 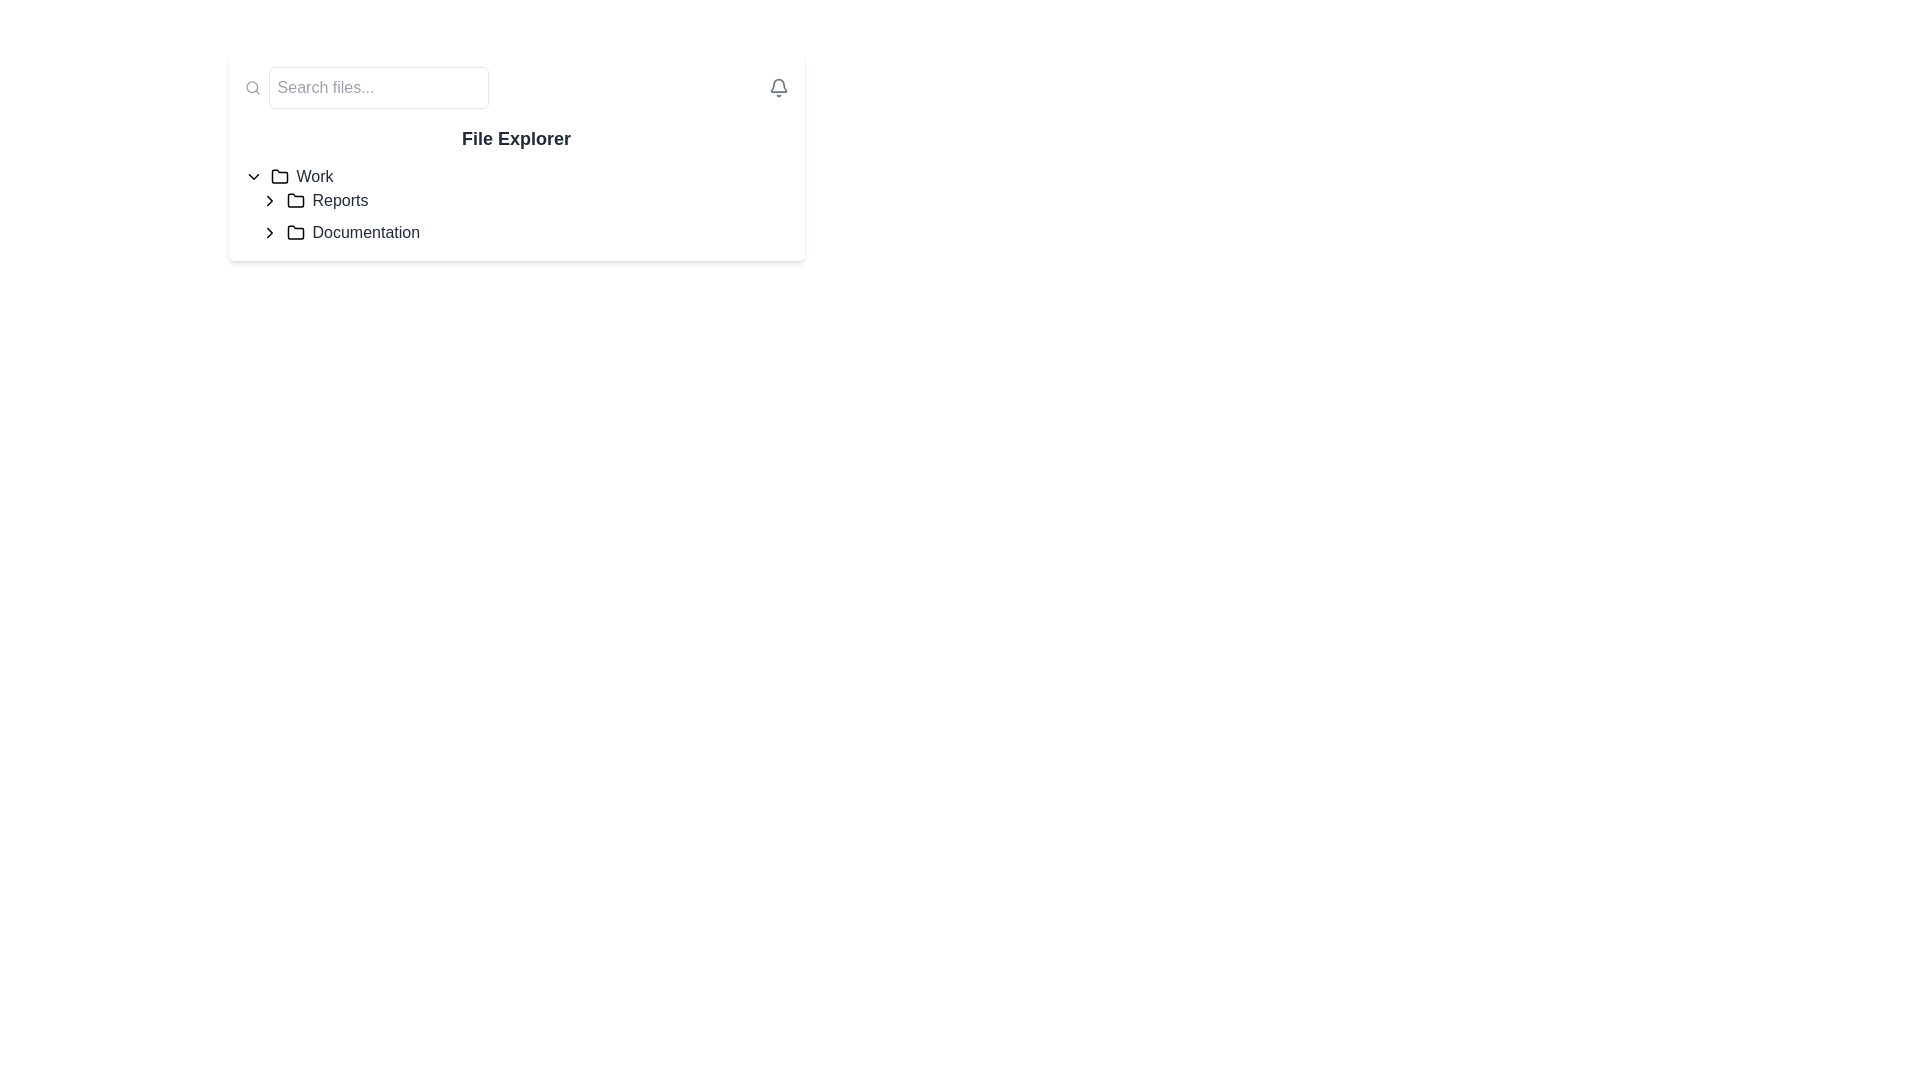 I want to click on the right-pointing Chevron icon located in the upper left section of the user interface, before the 'Documentation' text, so click(x=268, y=231).